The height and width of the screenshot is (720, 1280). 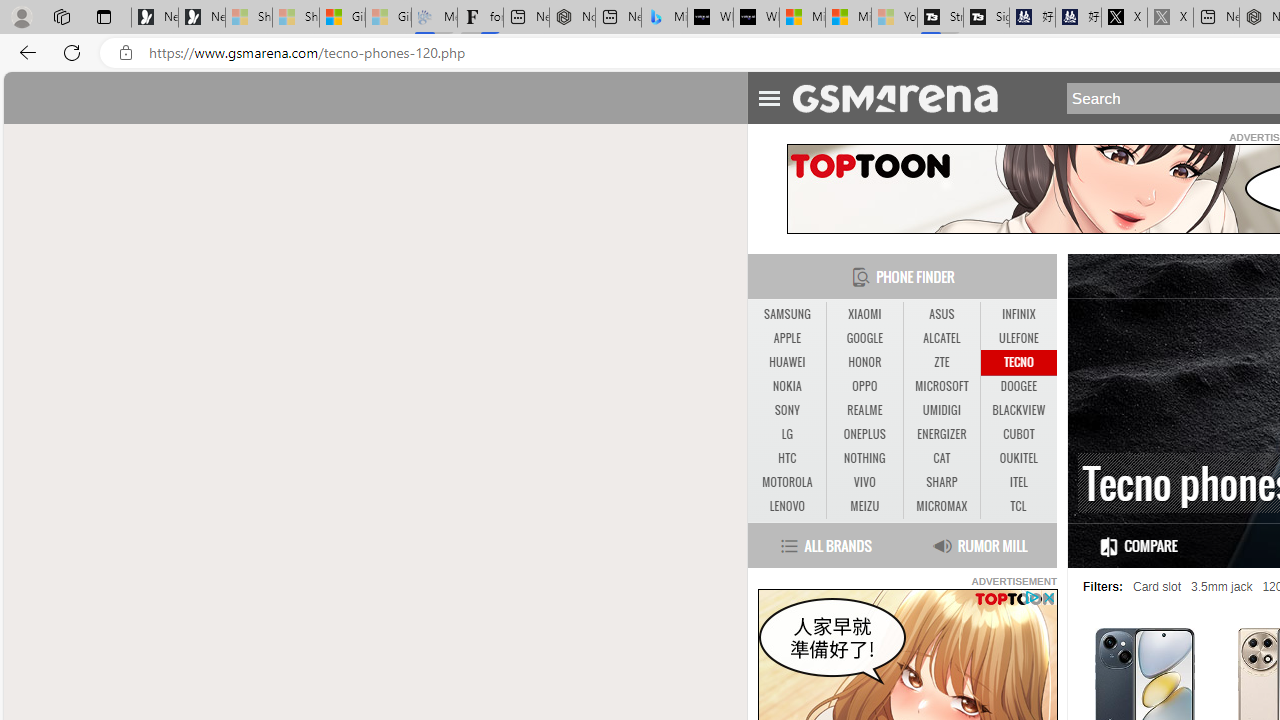 What do you see at coordinates (864, 337) in the screenshot?
I see `'GOOGLE'` at bounding box center [864, 337].